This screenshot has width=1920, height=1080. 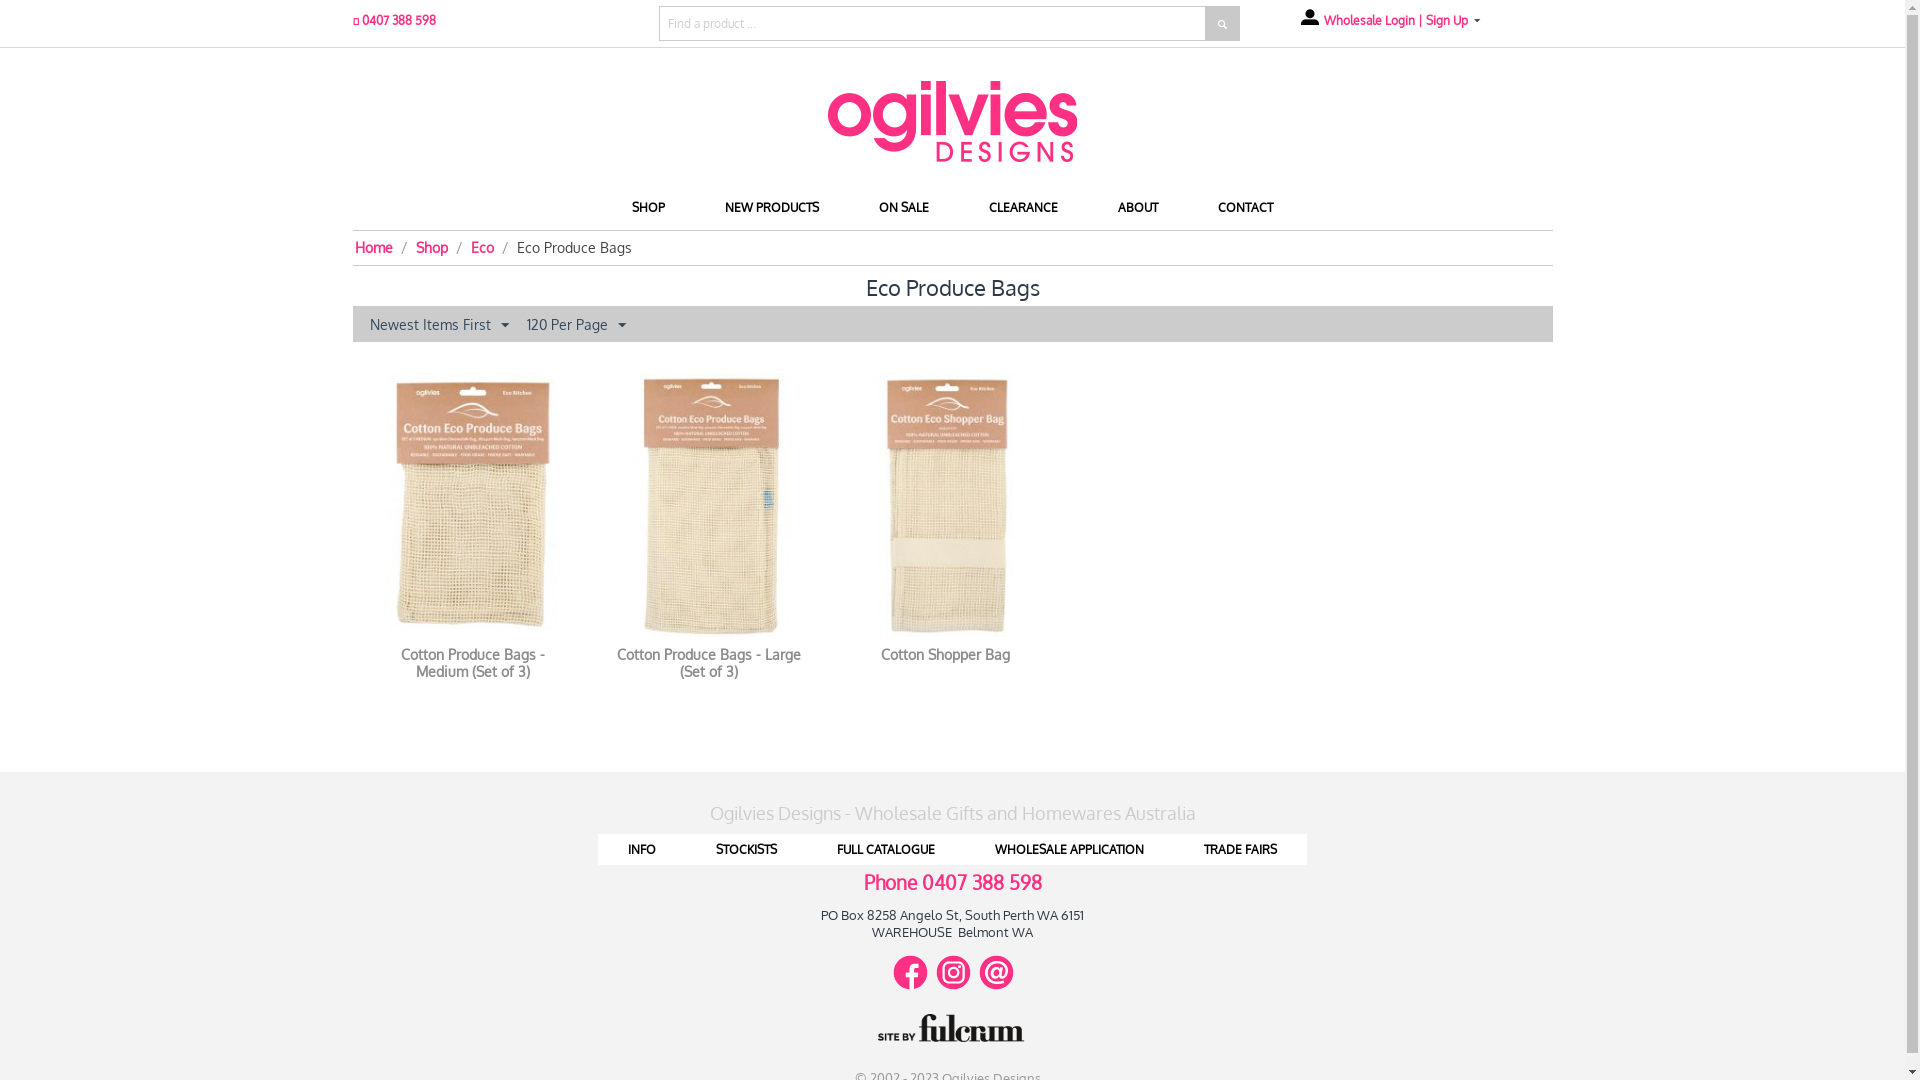 What do you see at coordinates (437, 323) in the screenshot?
I see `'Newest Items First'` at bounding box center [437, 323].